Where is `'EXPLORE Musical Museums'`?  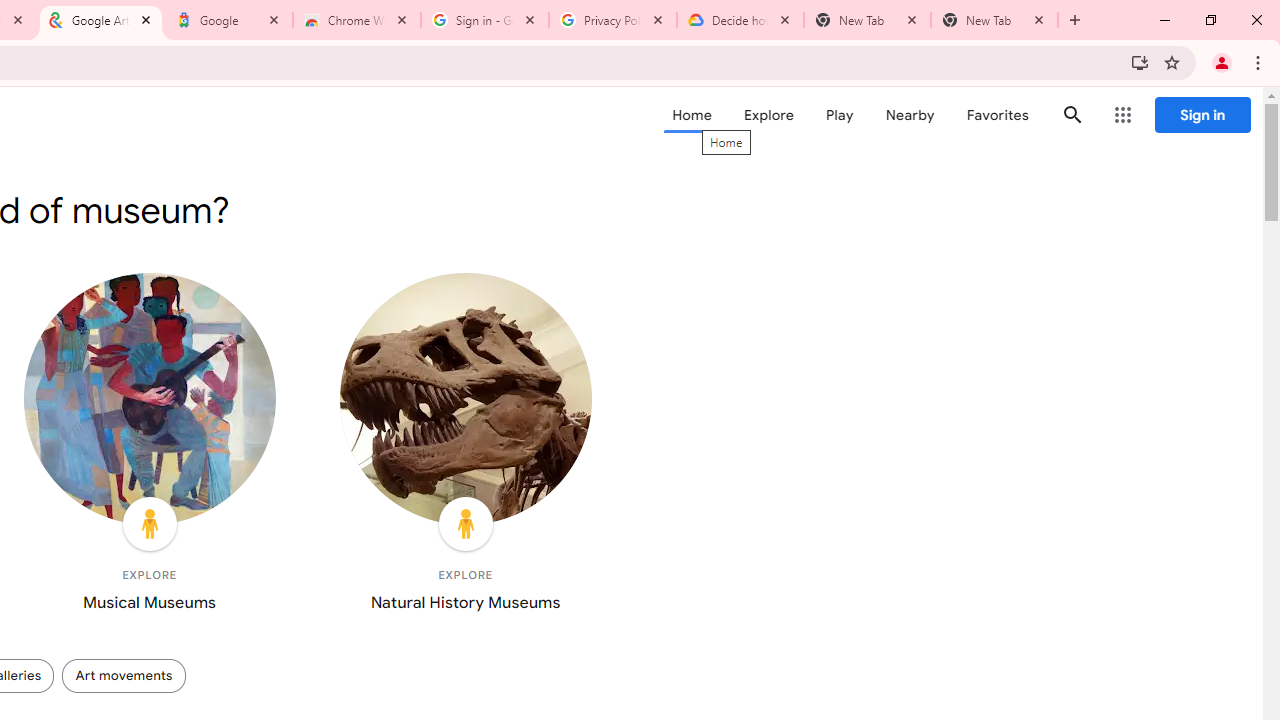 'EXPLORE Musical Museums' is located at coordinates (148, 446).